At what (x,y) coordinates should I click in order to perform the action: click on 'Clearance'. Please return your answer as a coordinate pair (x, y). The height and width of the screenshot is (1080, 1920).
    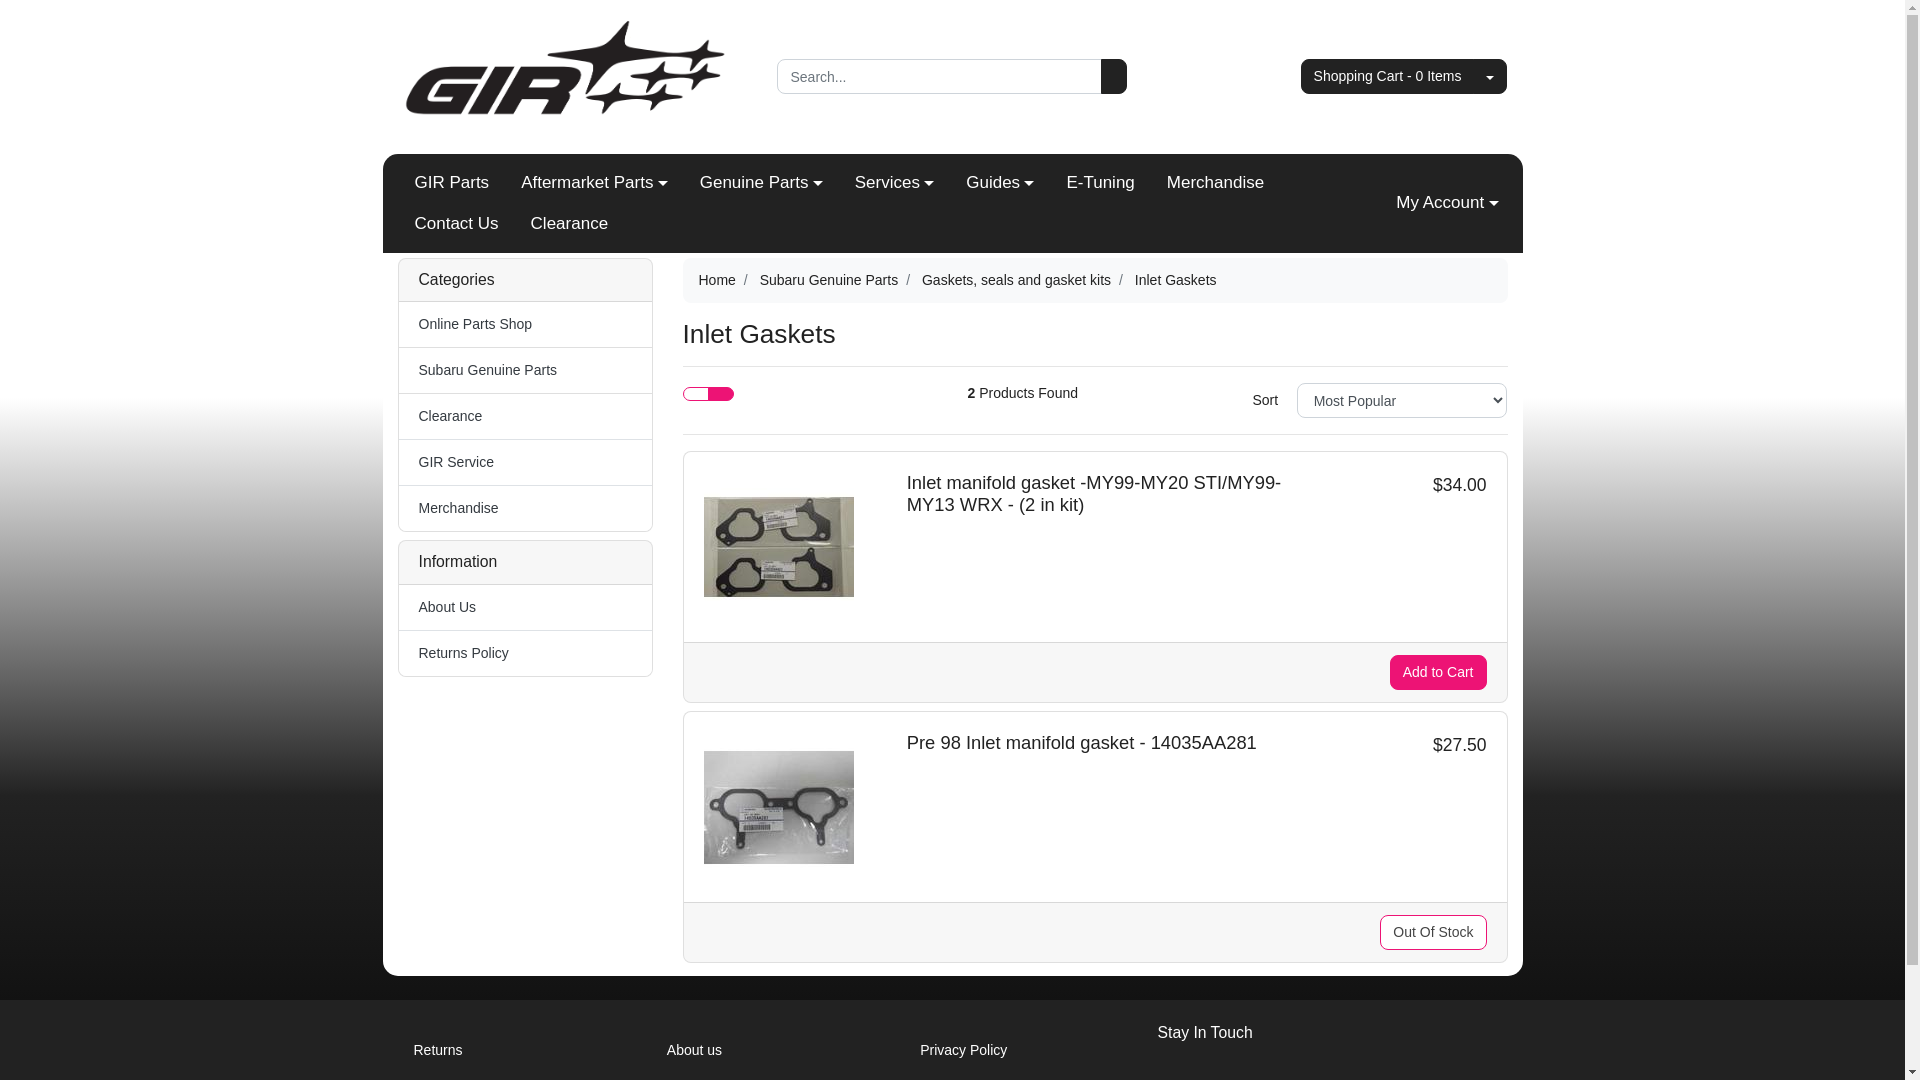
    Looking at the image, I should click on (524, 415).